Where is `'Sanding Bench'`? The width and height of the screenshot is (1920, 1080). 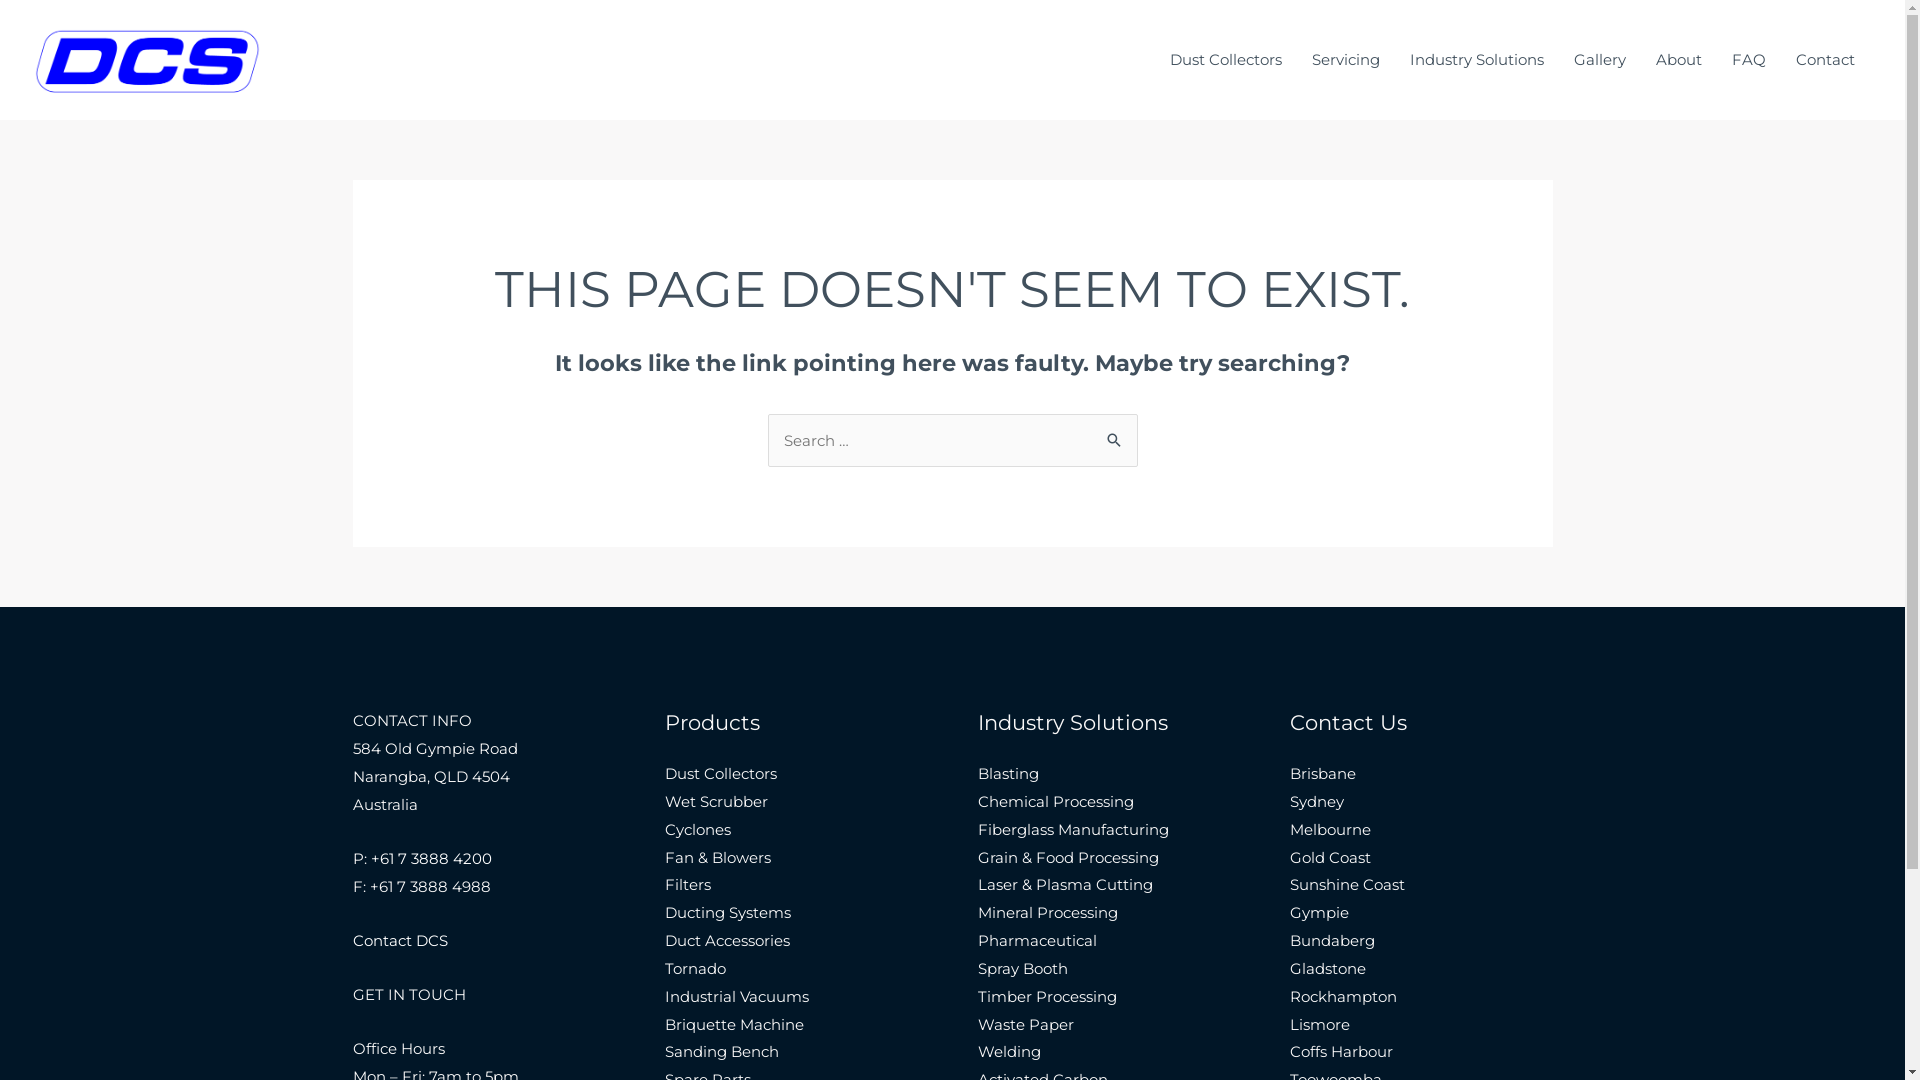
'Sanding Bench' is located at coordinates (720, 1050).